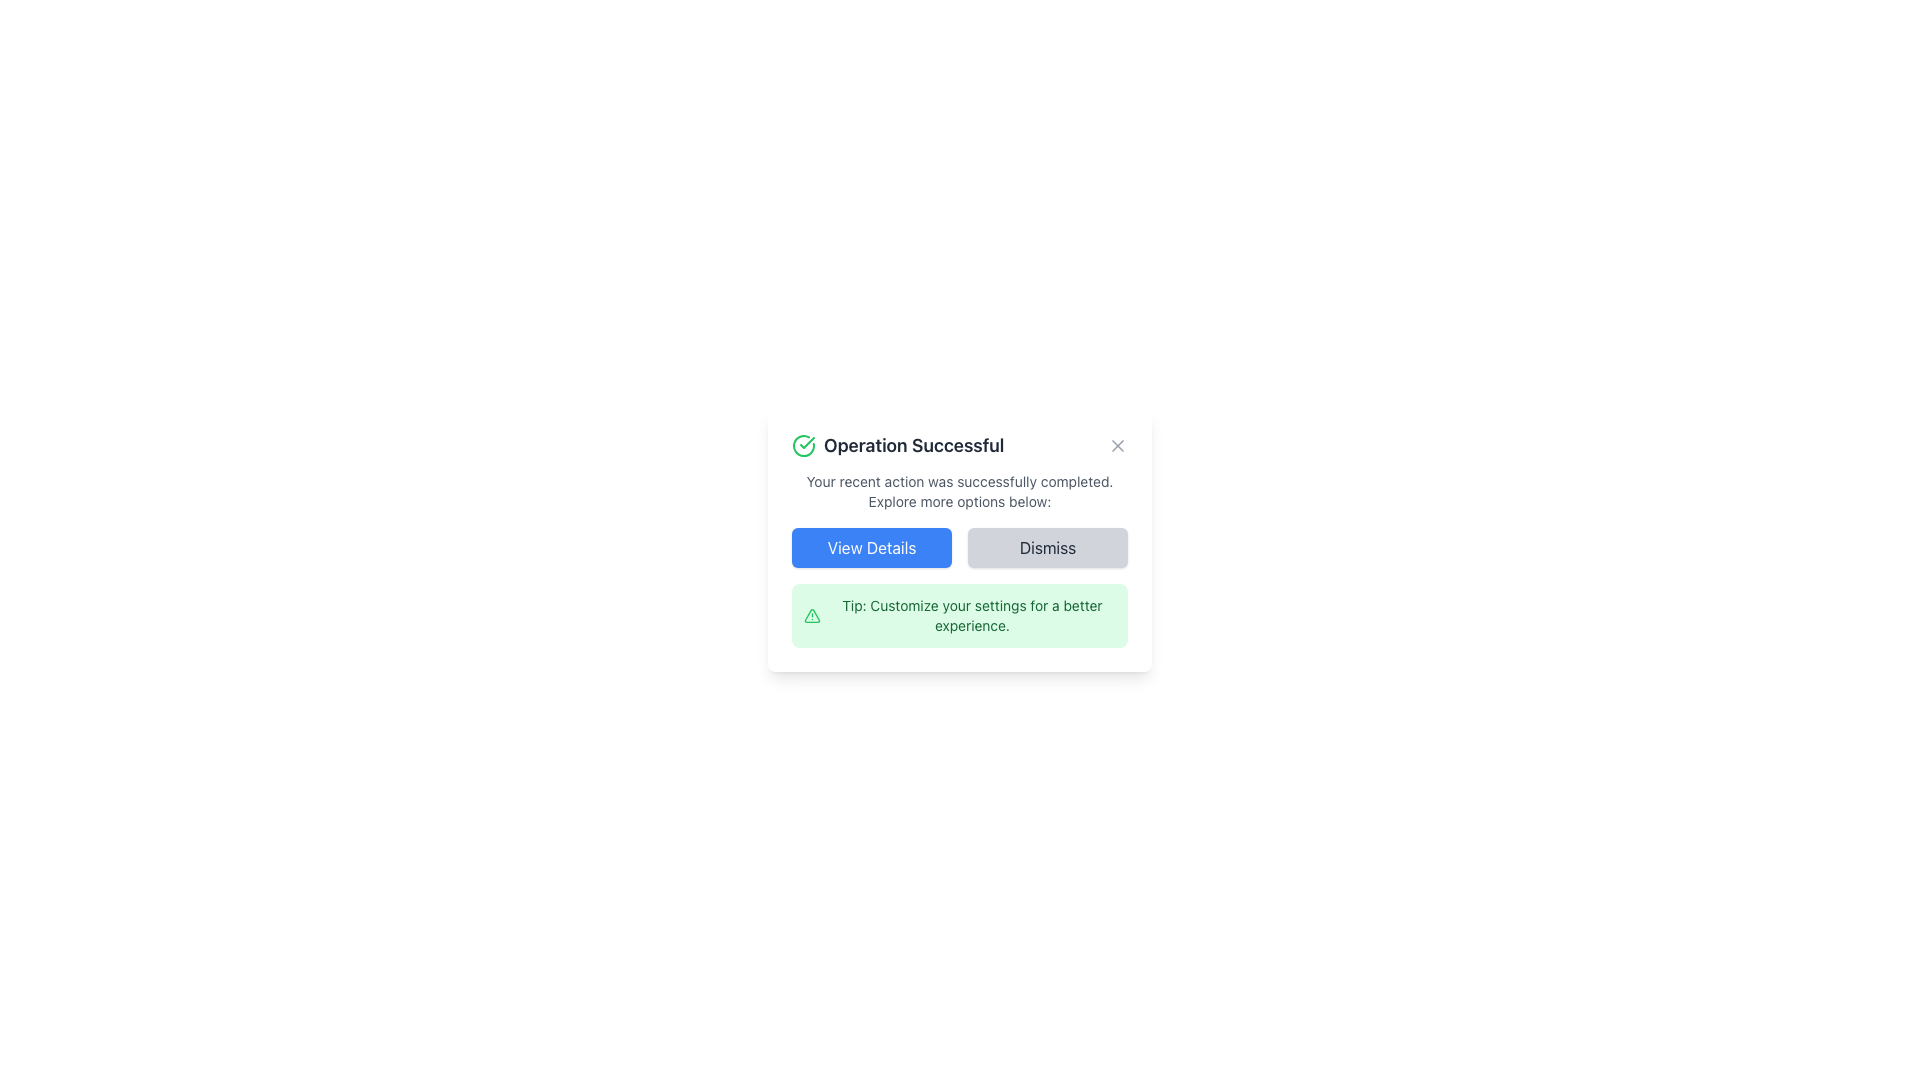 The width and height of the screenshot is (1920, 1080). Describe the element at coordinates (1046, 547) in the screenshot. I see `the 'Dismiss' button with gray background and dark gray text` at that location.